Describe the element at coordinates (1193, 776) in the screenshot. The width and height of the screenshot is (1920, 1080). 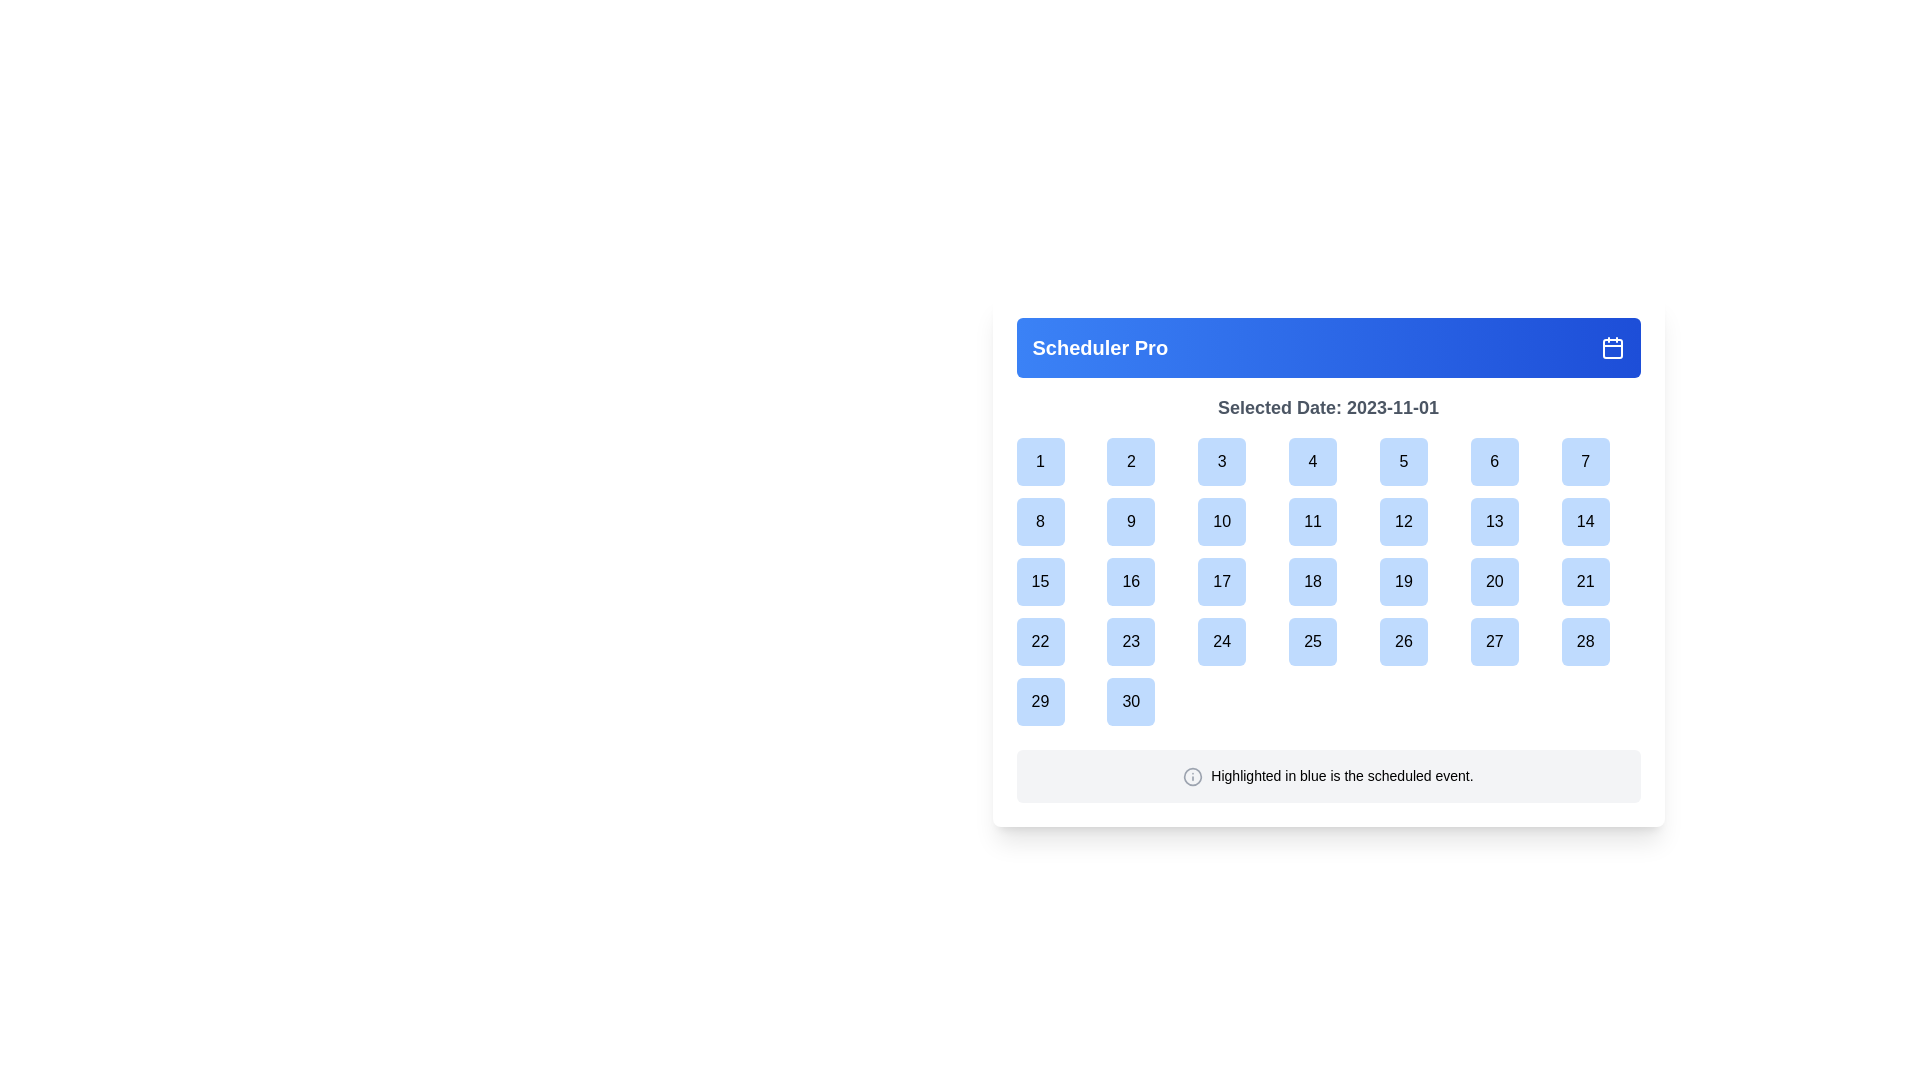
I see `the circular SVG element with a radius of 10 pixels, which is part of an icon near the bottom of the interface, located near the 'Highlighted in blue is the scheduled event' label` at that location.